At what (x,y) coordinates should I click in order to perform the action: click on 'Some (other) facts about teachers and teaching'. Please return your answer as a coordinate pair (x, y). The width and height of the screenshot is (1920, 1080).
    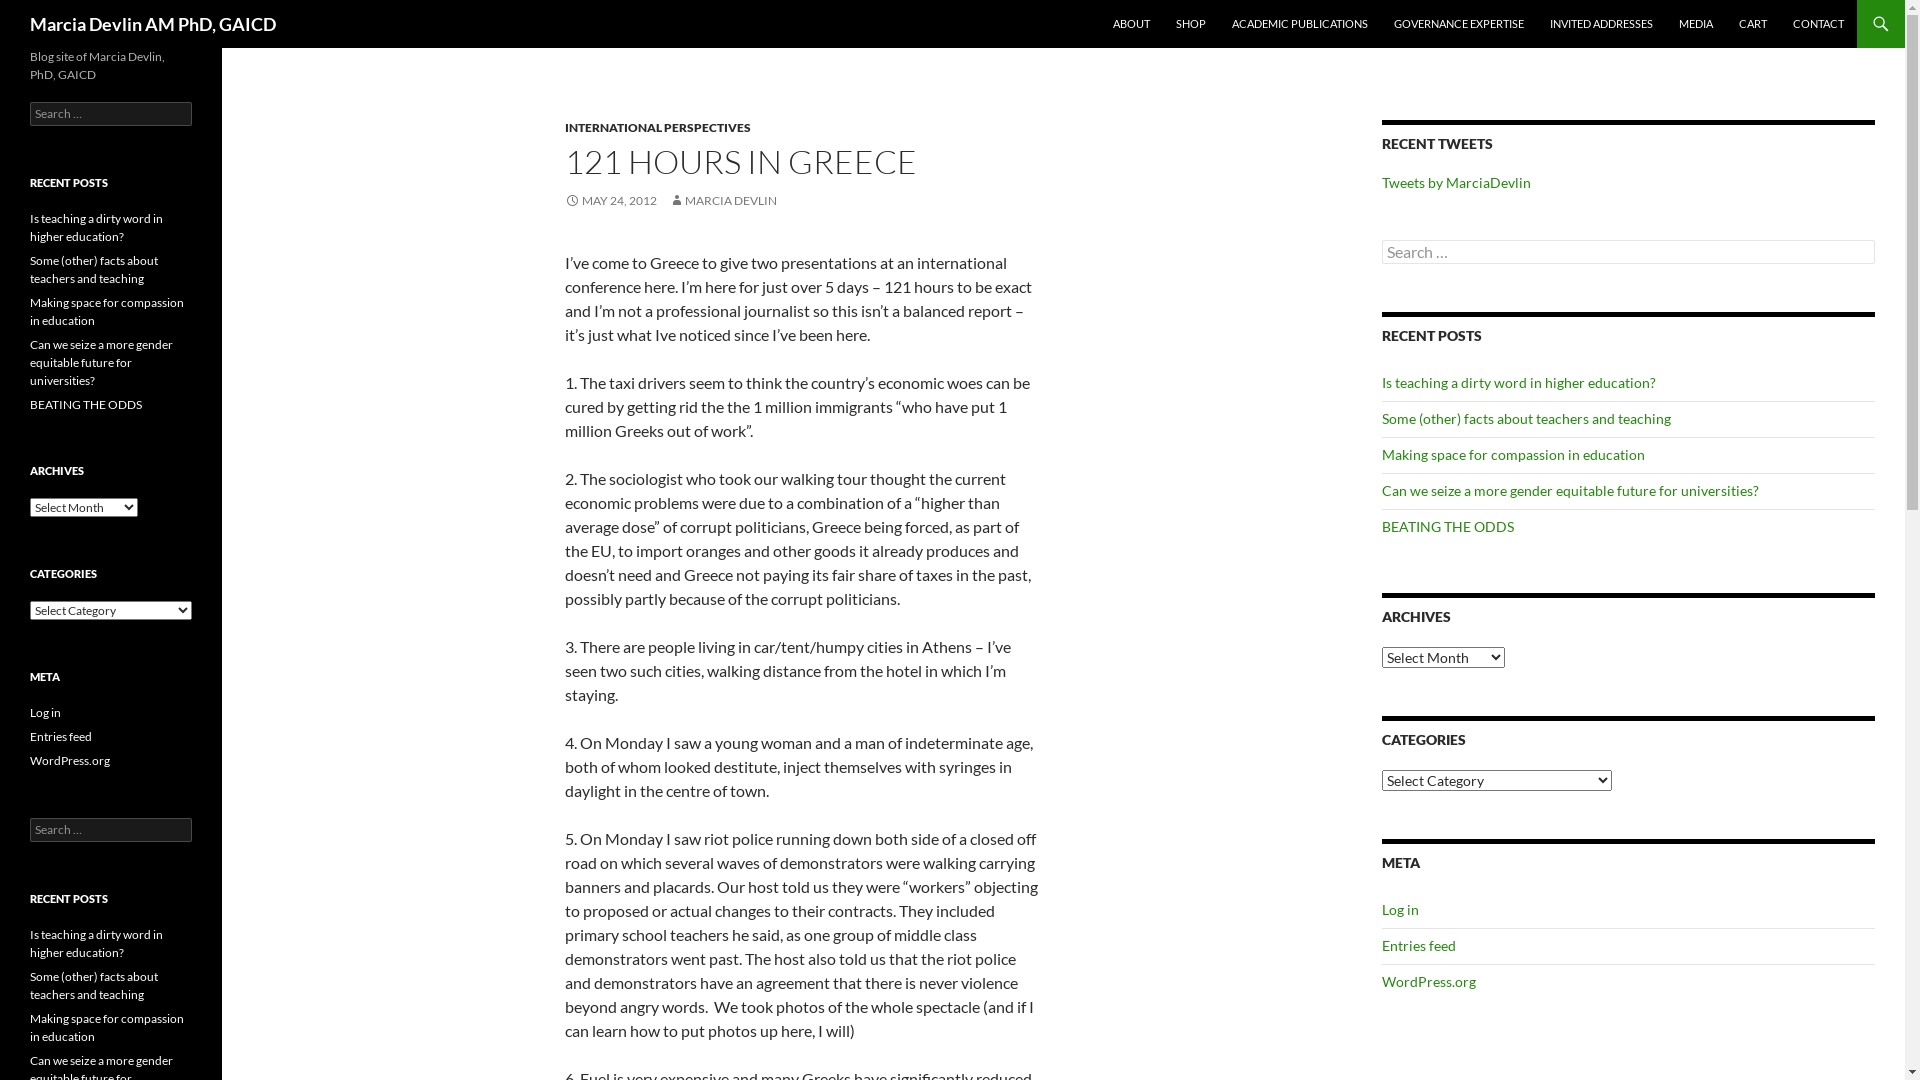
    Looking at the image, I should click on (1525, 417).